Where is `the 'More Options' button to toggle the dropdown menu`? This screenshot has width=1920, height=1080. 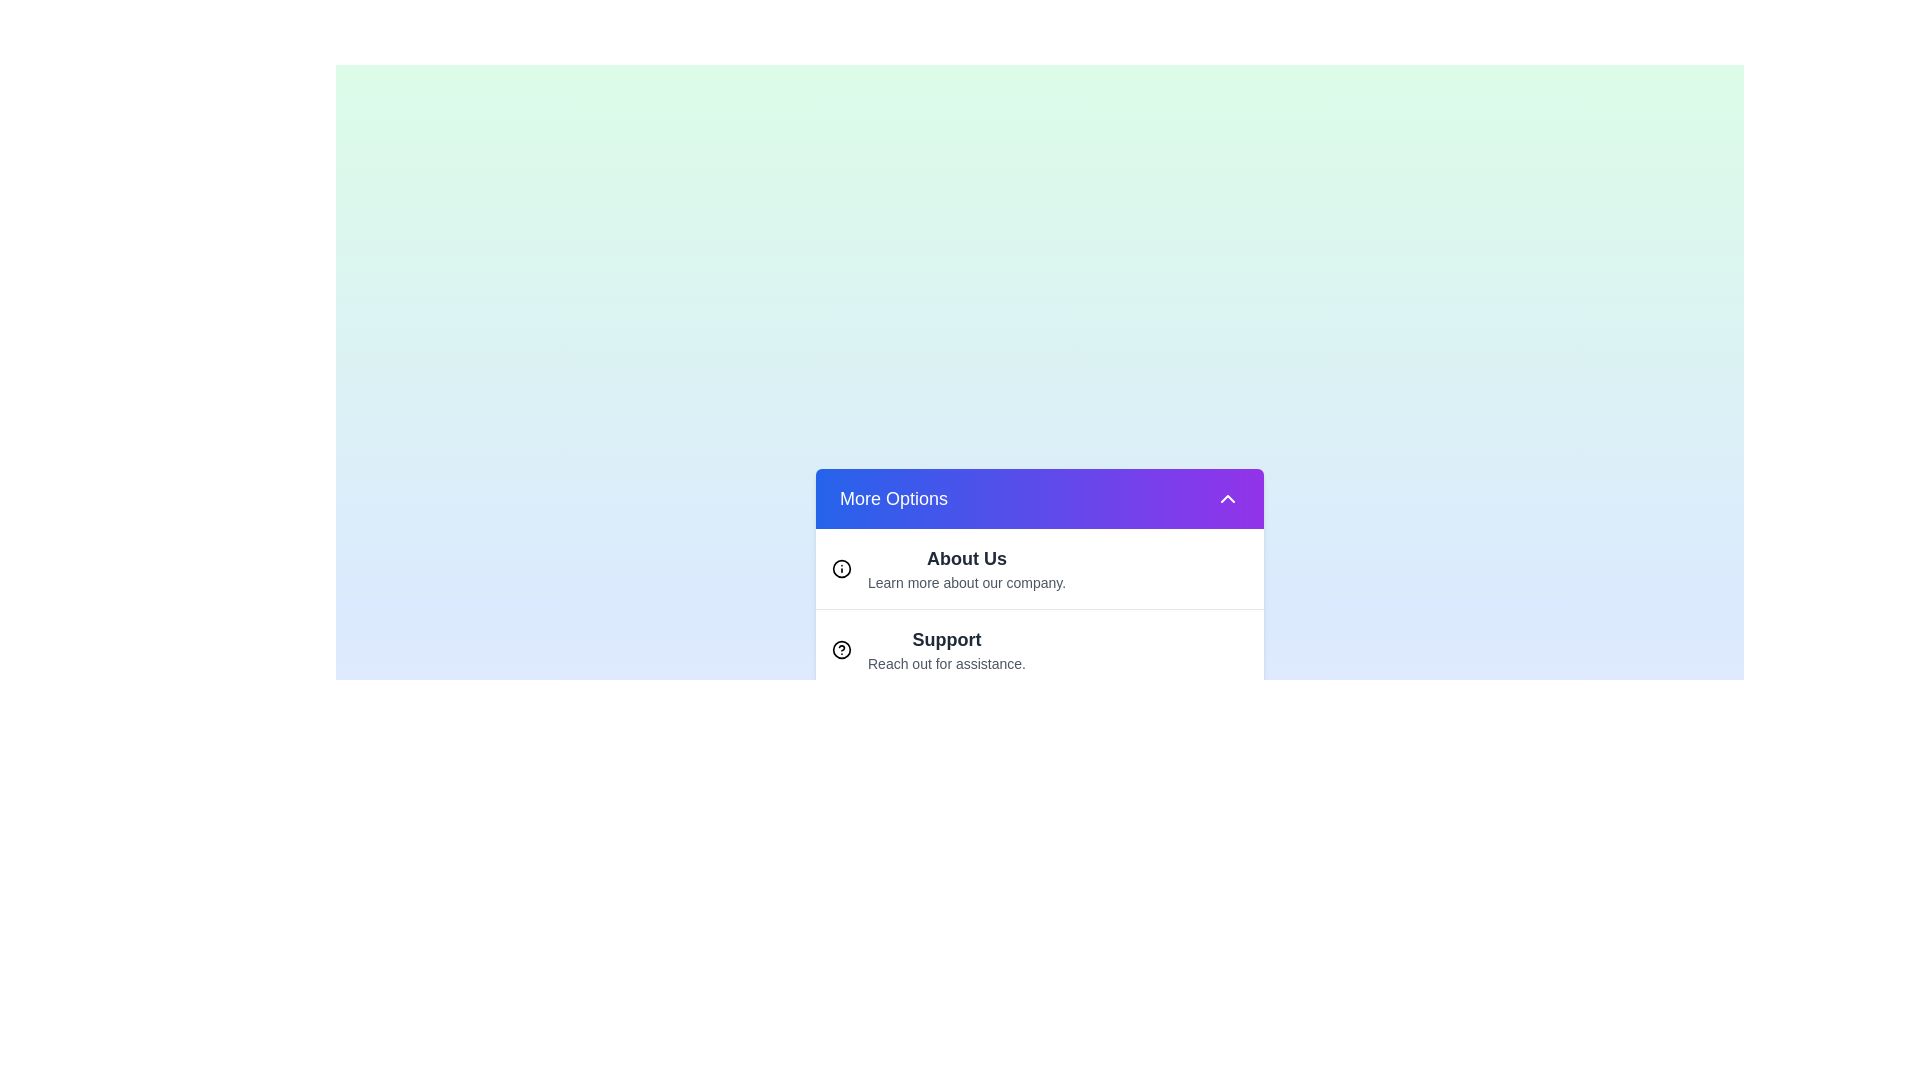
the 'More Options' button to toggle the dropdown menu is located at coordinates (1040, 497).